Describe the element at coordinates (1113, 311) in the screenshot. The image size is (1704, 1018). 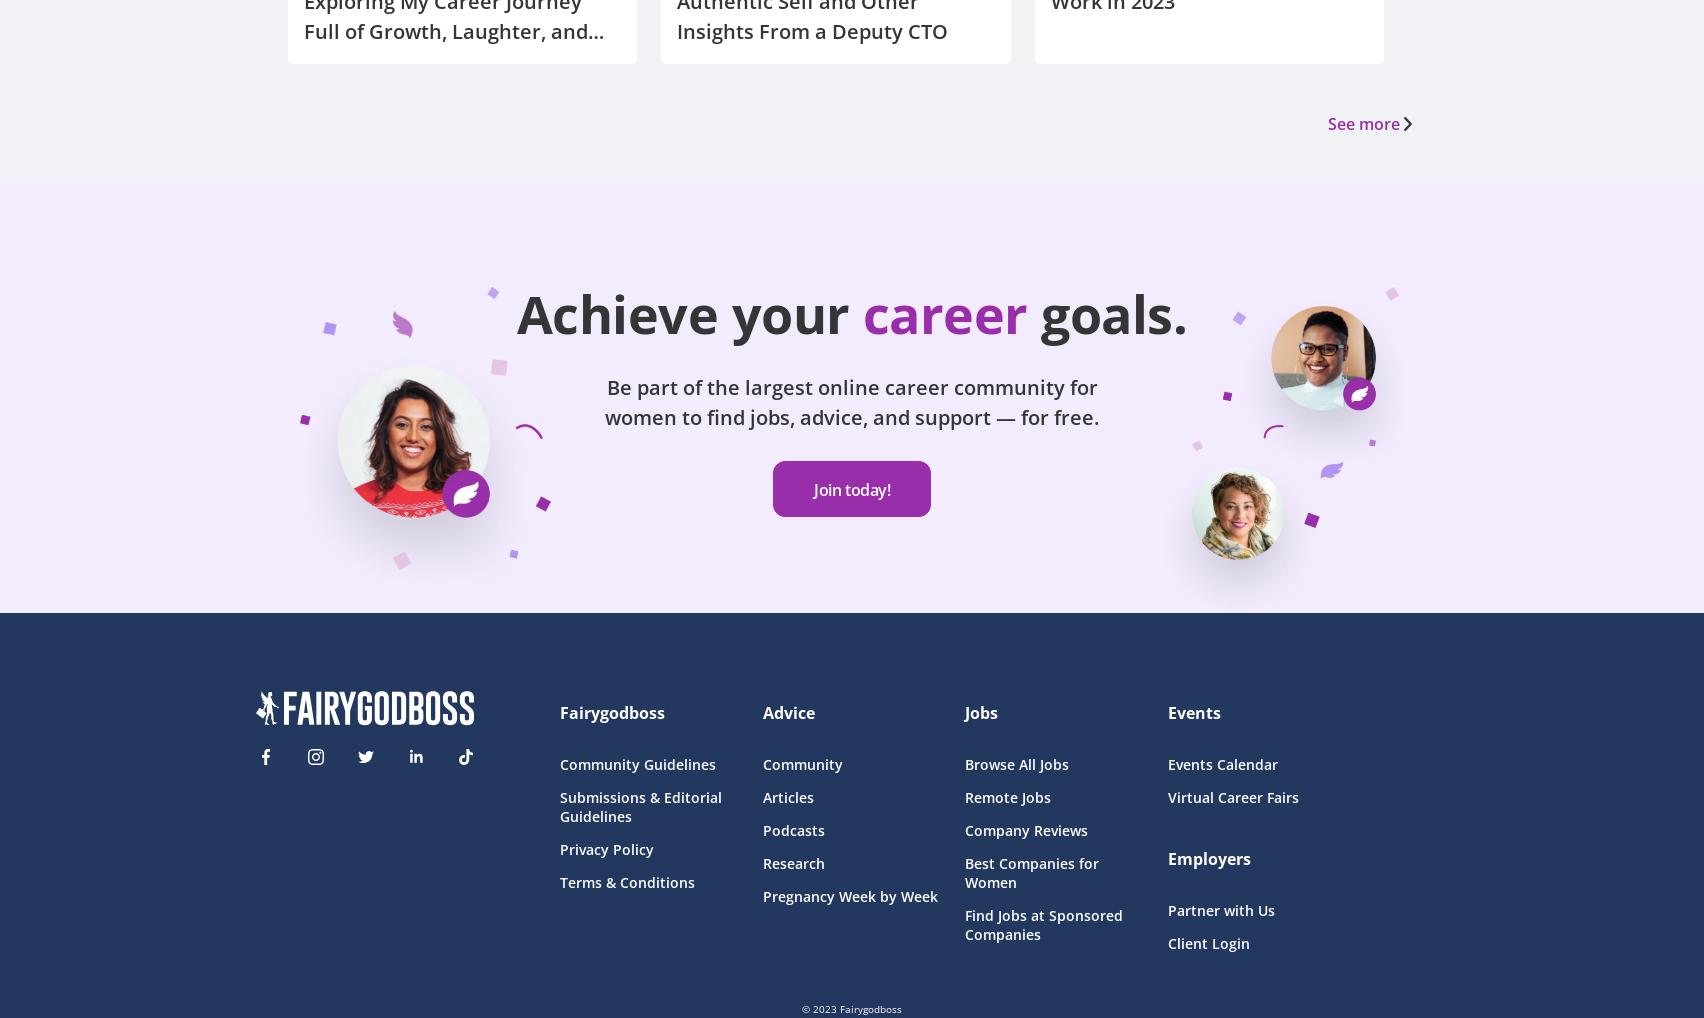
I see `'goals.'` at that location.